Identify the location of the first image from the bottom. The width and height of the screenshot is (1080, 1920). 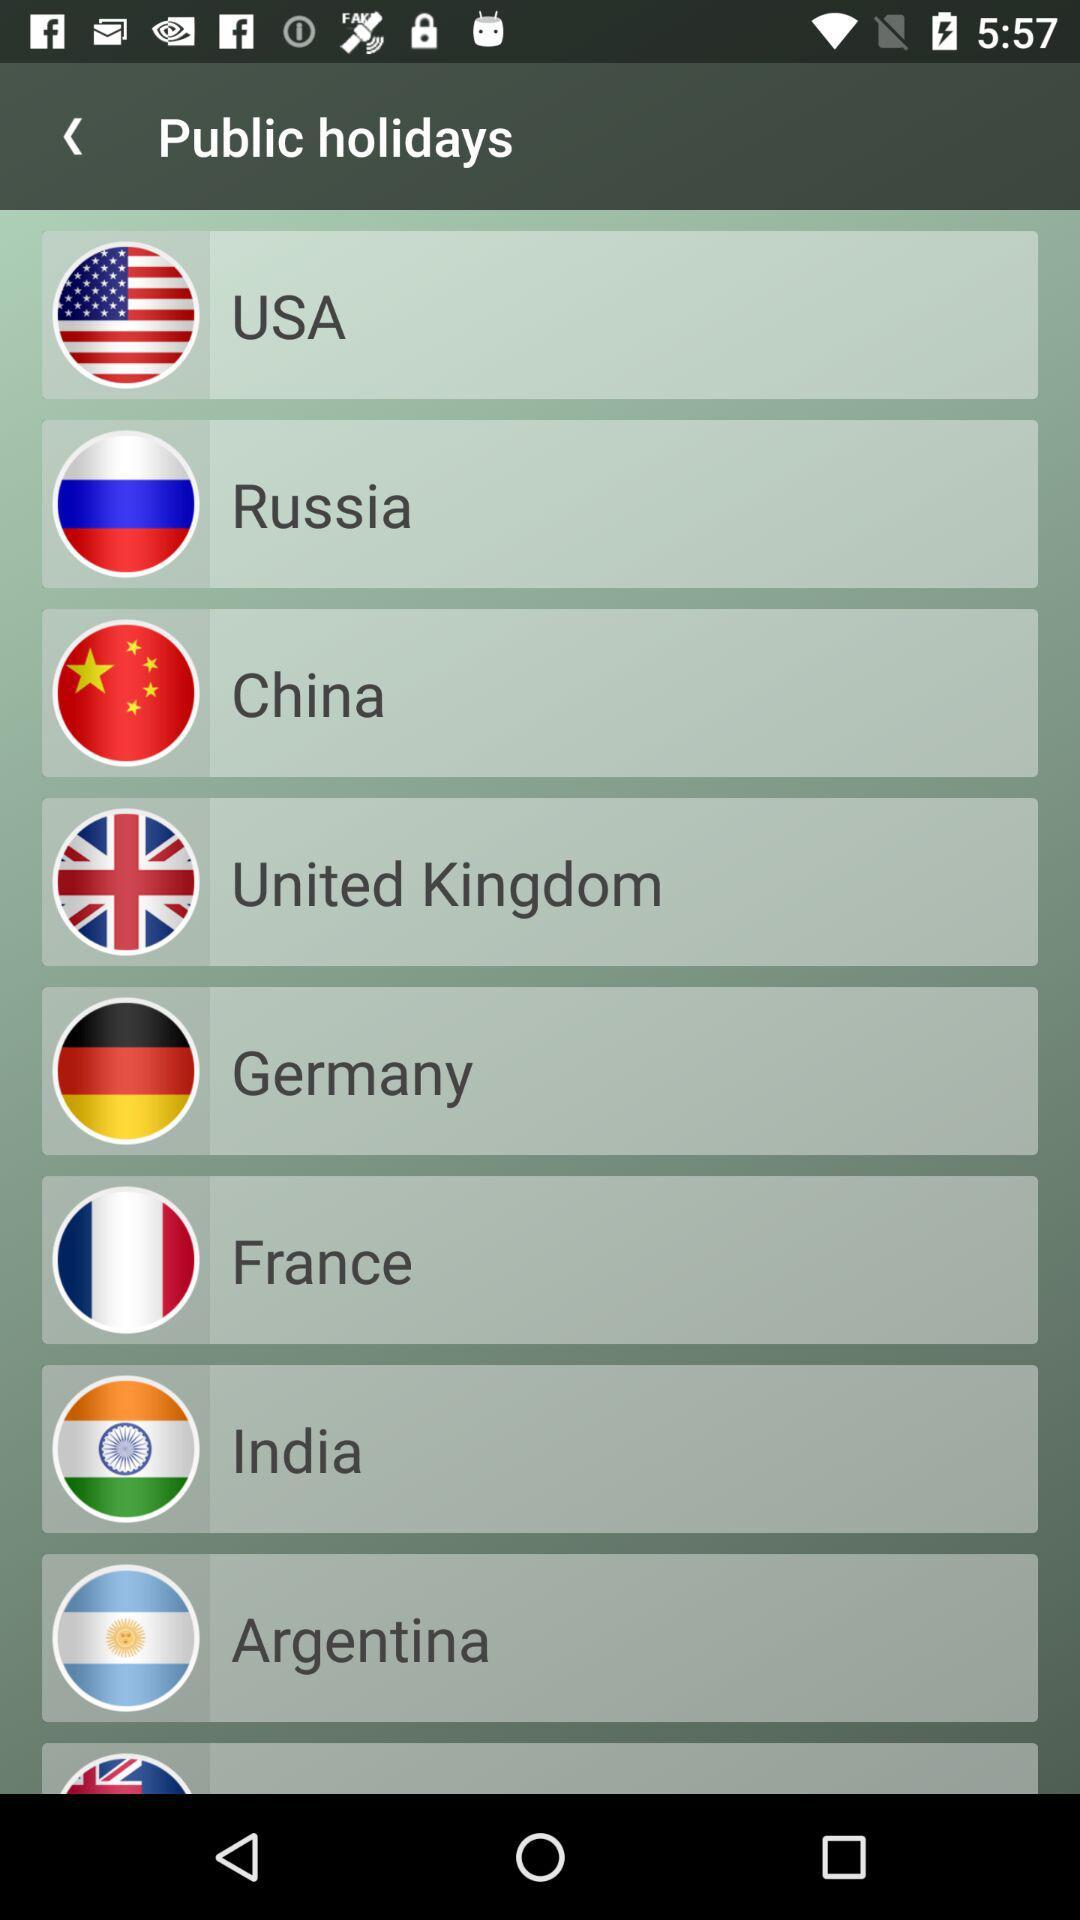
(126, 1637).